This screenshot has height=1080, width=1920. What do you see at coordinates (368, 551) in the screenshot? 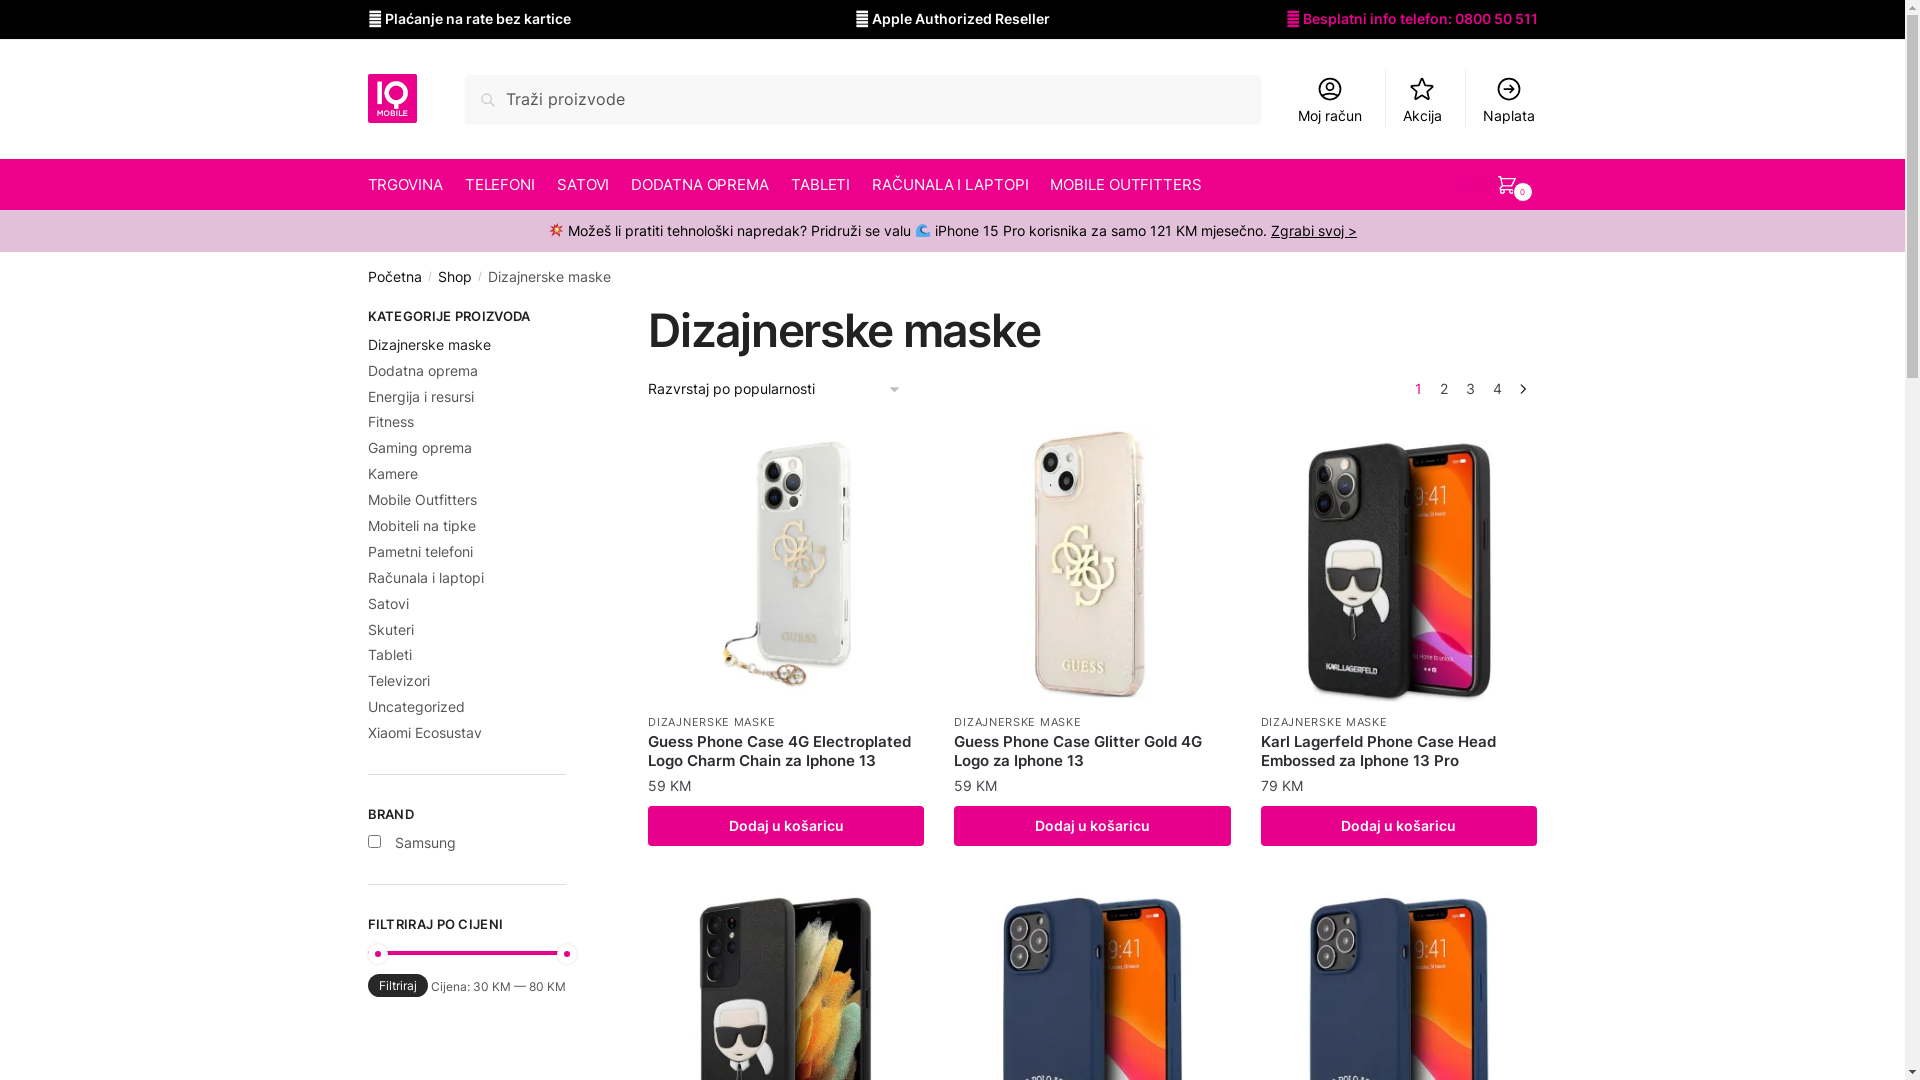
I see `'Pametni telefoni'` at bounding box center [368, 551].